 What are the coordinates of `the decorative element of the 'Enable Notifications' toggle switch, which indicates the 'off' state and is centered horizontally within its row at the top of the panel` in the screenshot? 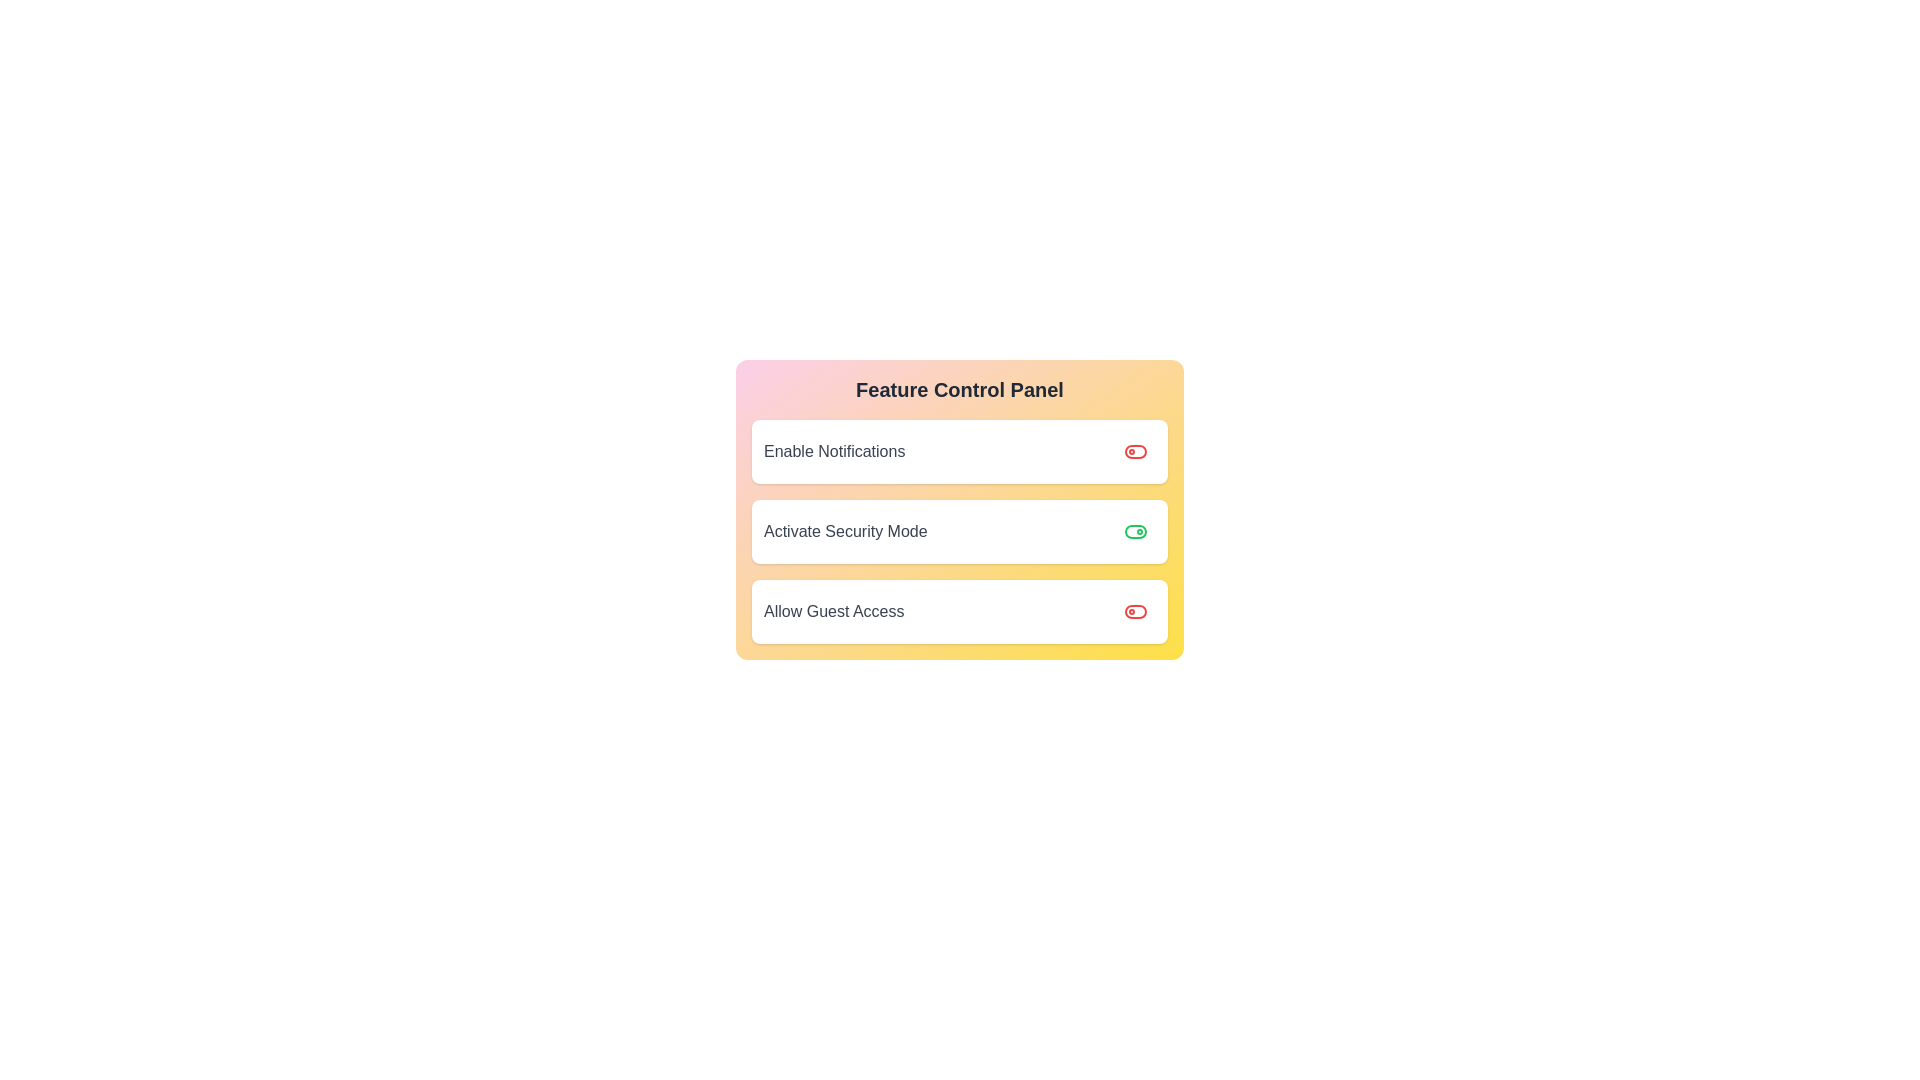 It's located at (1136, 611).